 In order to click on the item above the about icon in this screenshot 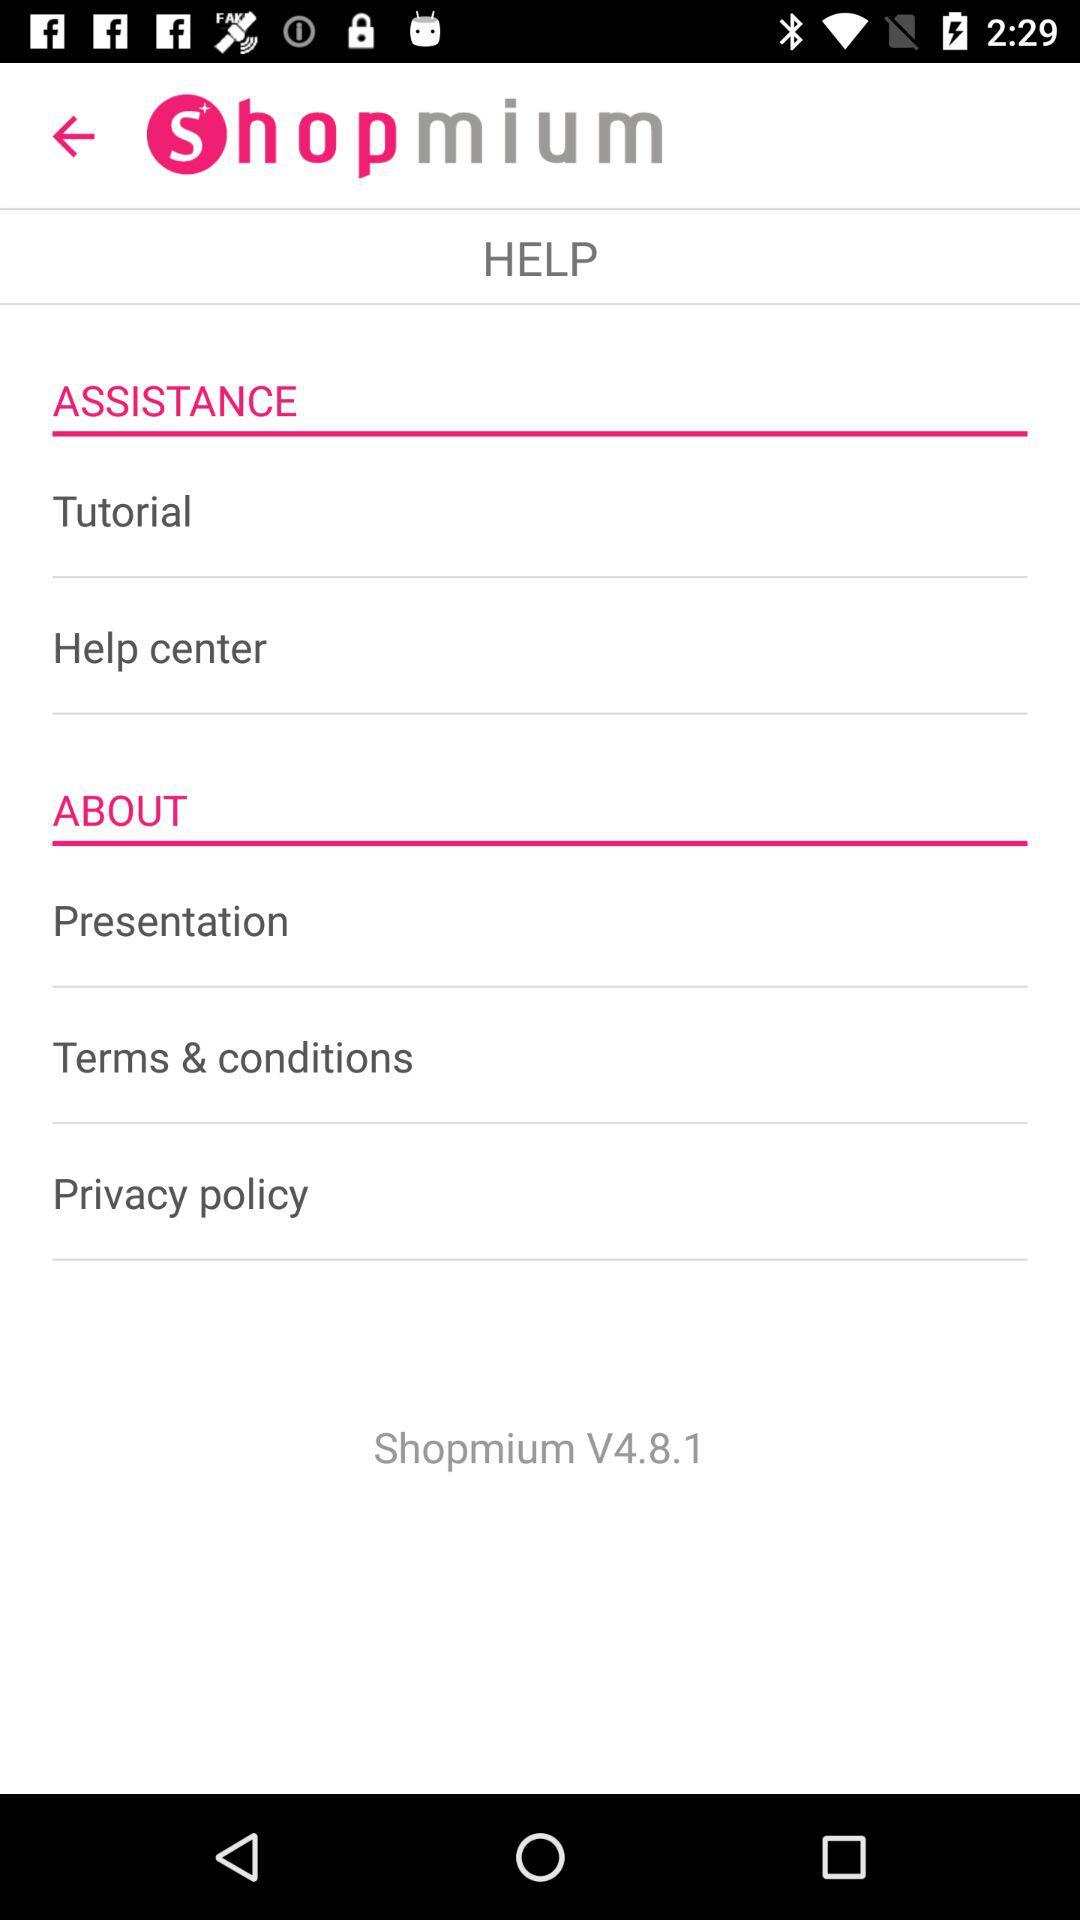, I will do `click(540, 646)`.